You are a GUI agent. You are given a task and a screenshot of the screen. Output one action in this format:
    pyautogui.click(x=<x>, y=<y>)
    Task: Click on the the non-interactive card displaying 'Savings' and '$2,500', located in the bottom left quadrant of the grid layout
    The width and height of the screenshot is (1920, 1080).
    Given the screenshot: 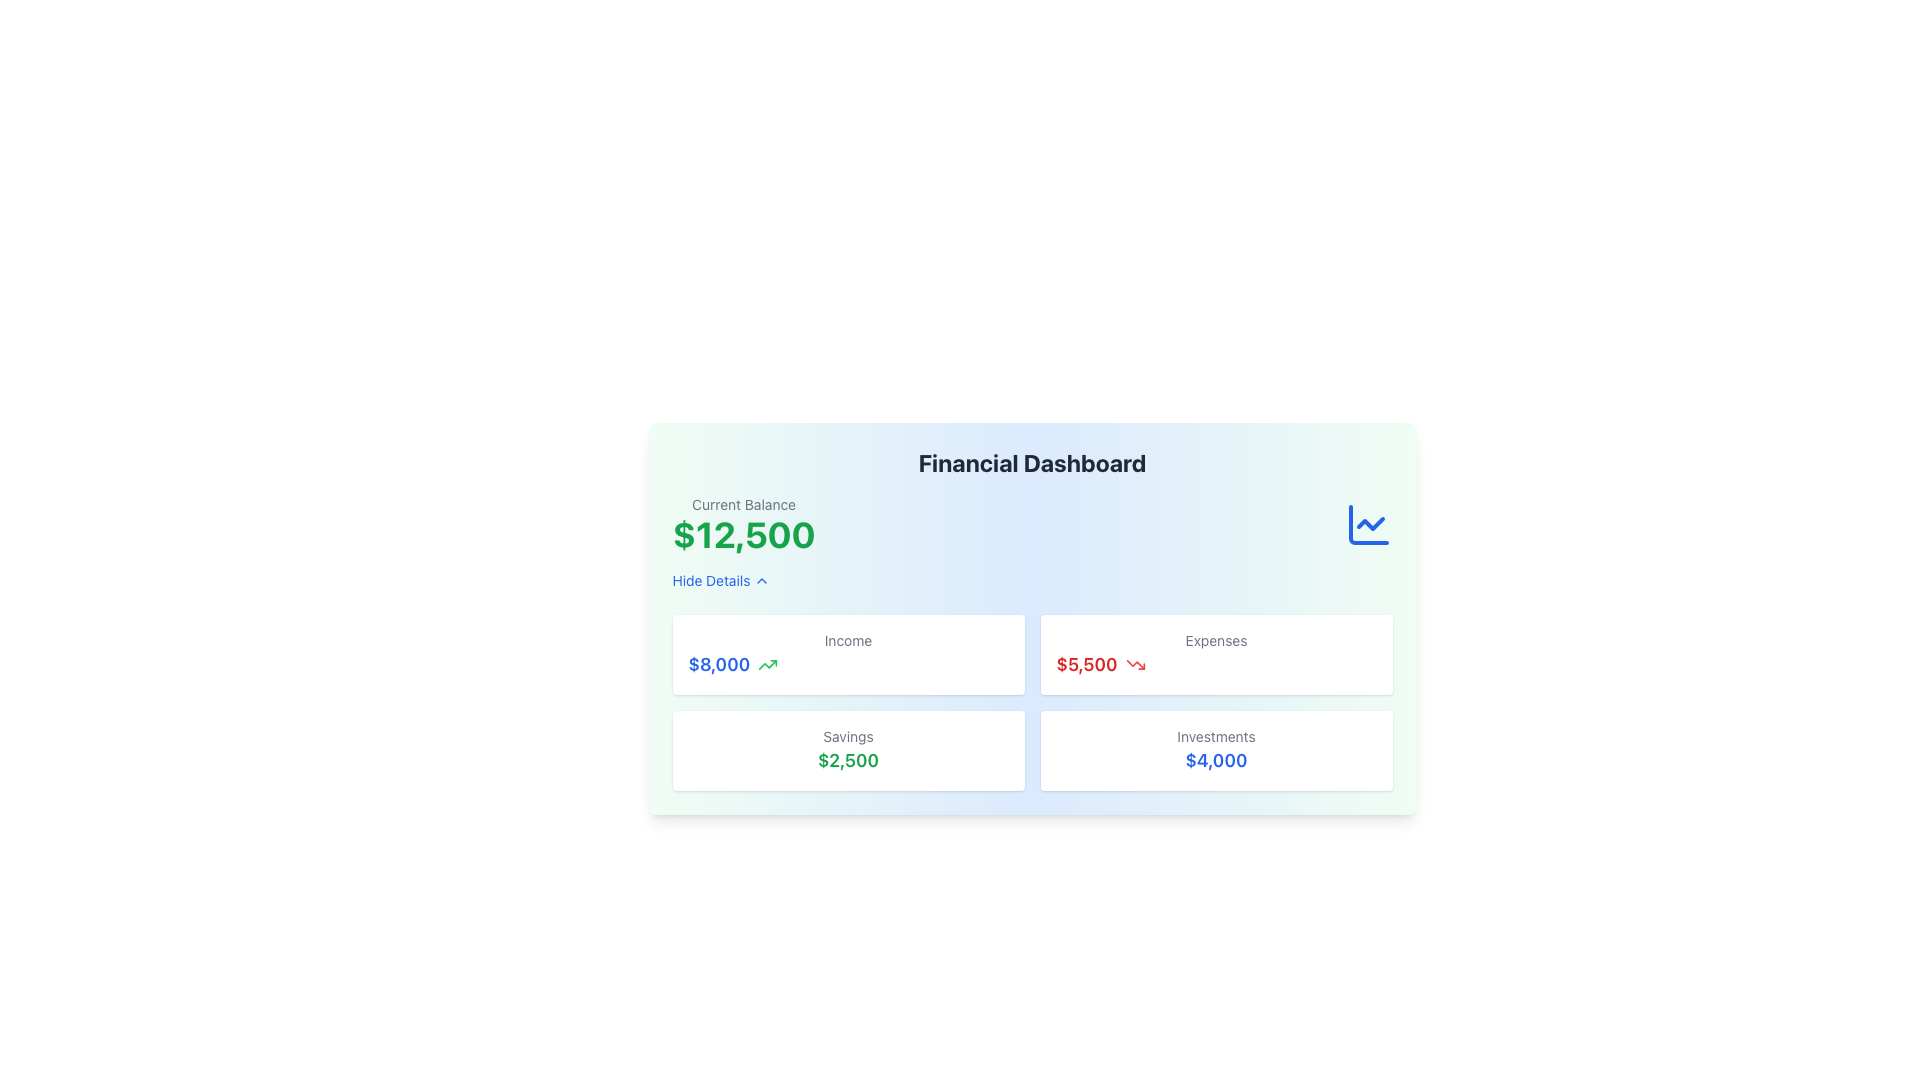 What is the action you would take?
    pyautogui.click(x=848, y=751)
    